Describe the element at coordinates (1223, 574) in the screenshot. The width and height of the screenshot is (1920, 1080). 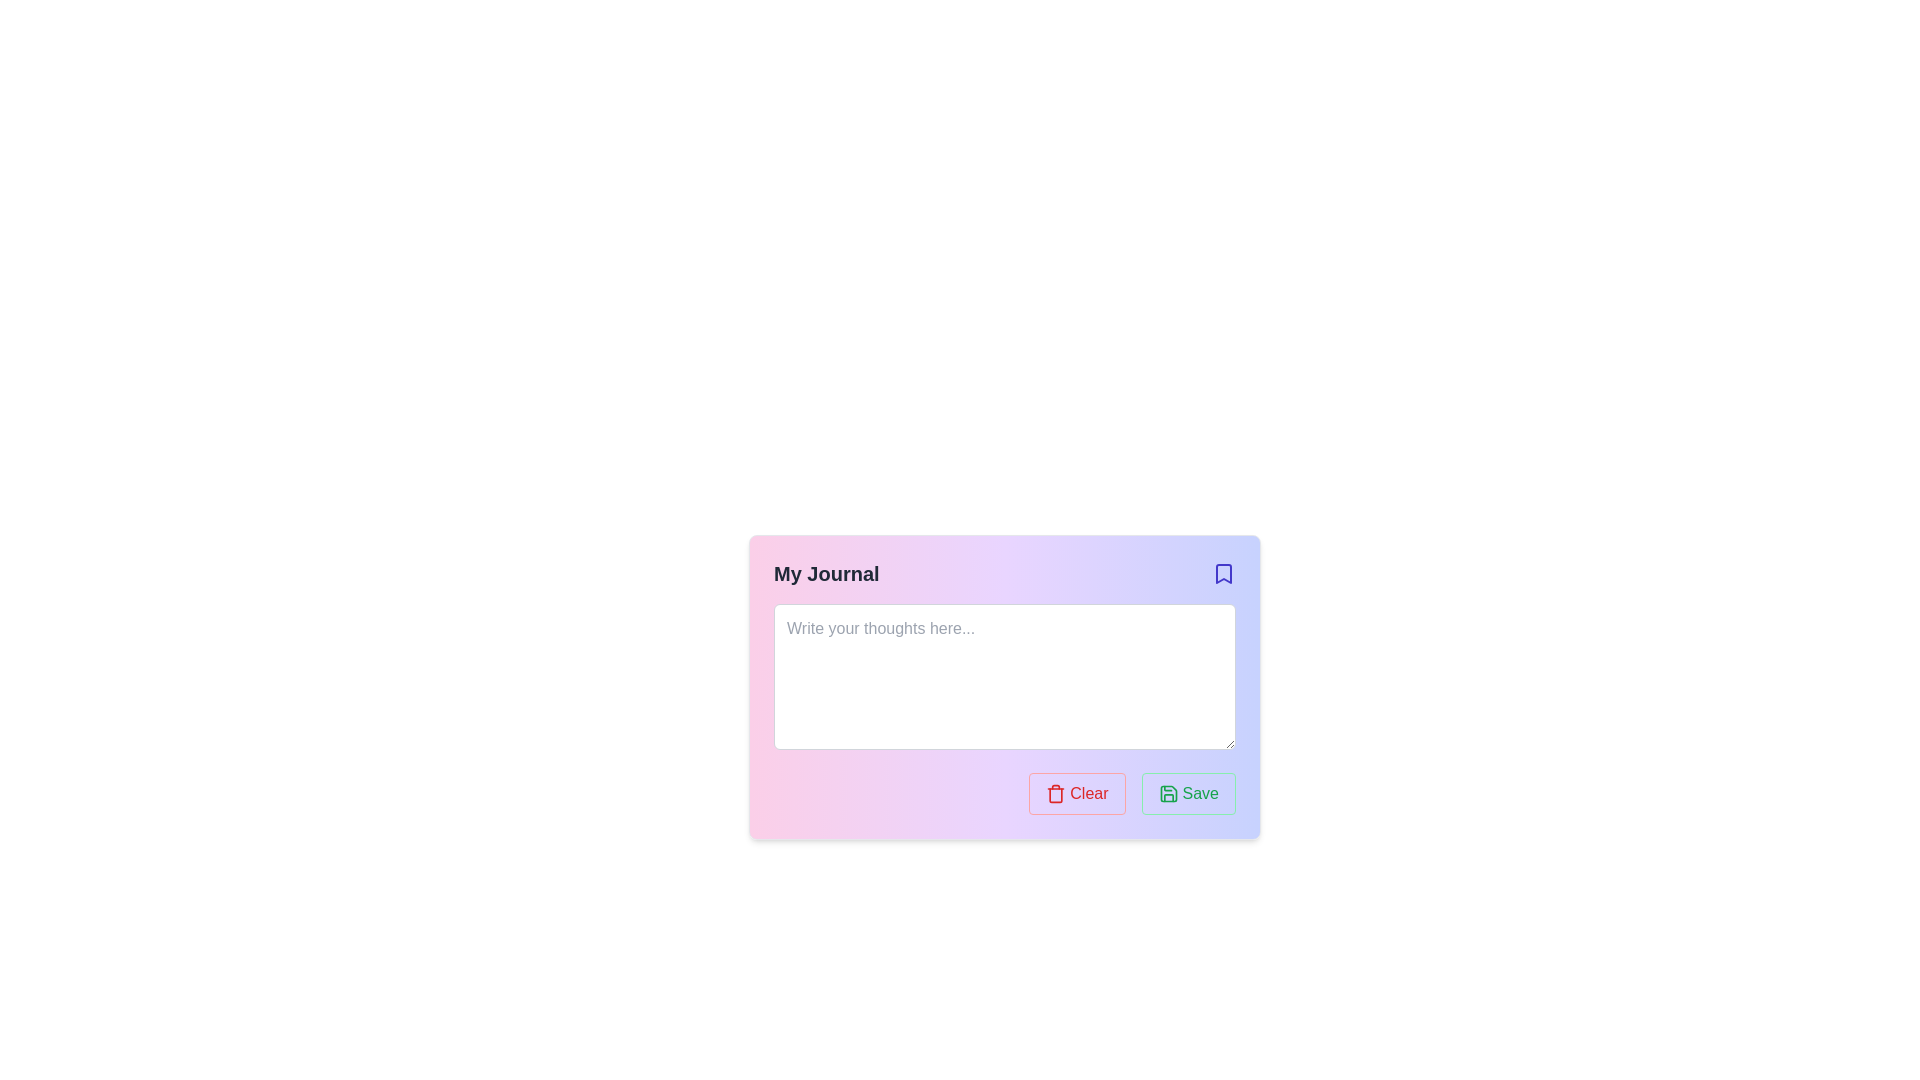
I see `the bookmark-shaped SVG icon located in the top-right header area of the 'My Journal' card` at that location.